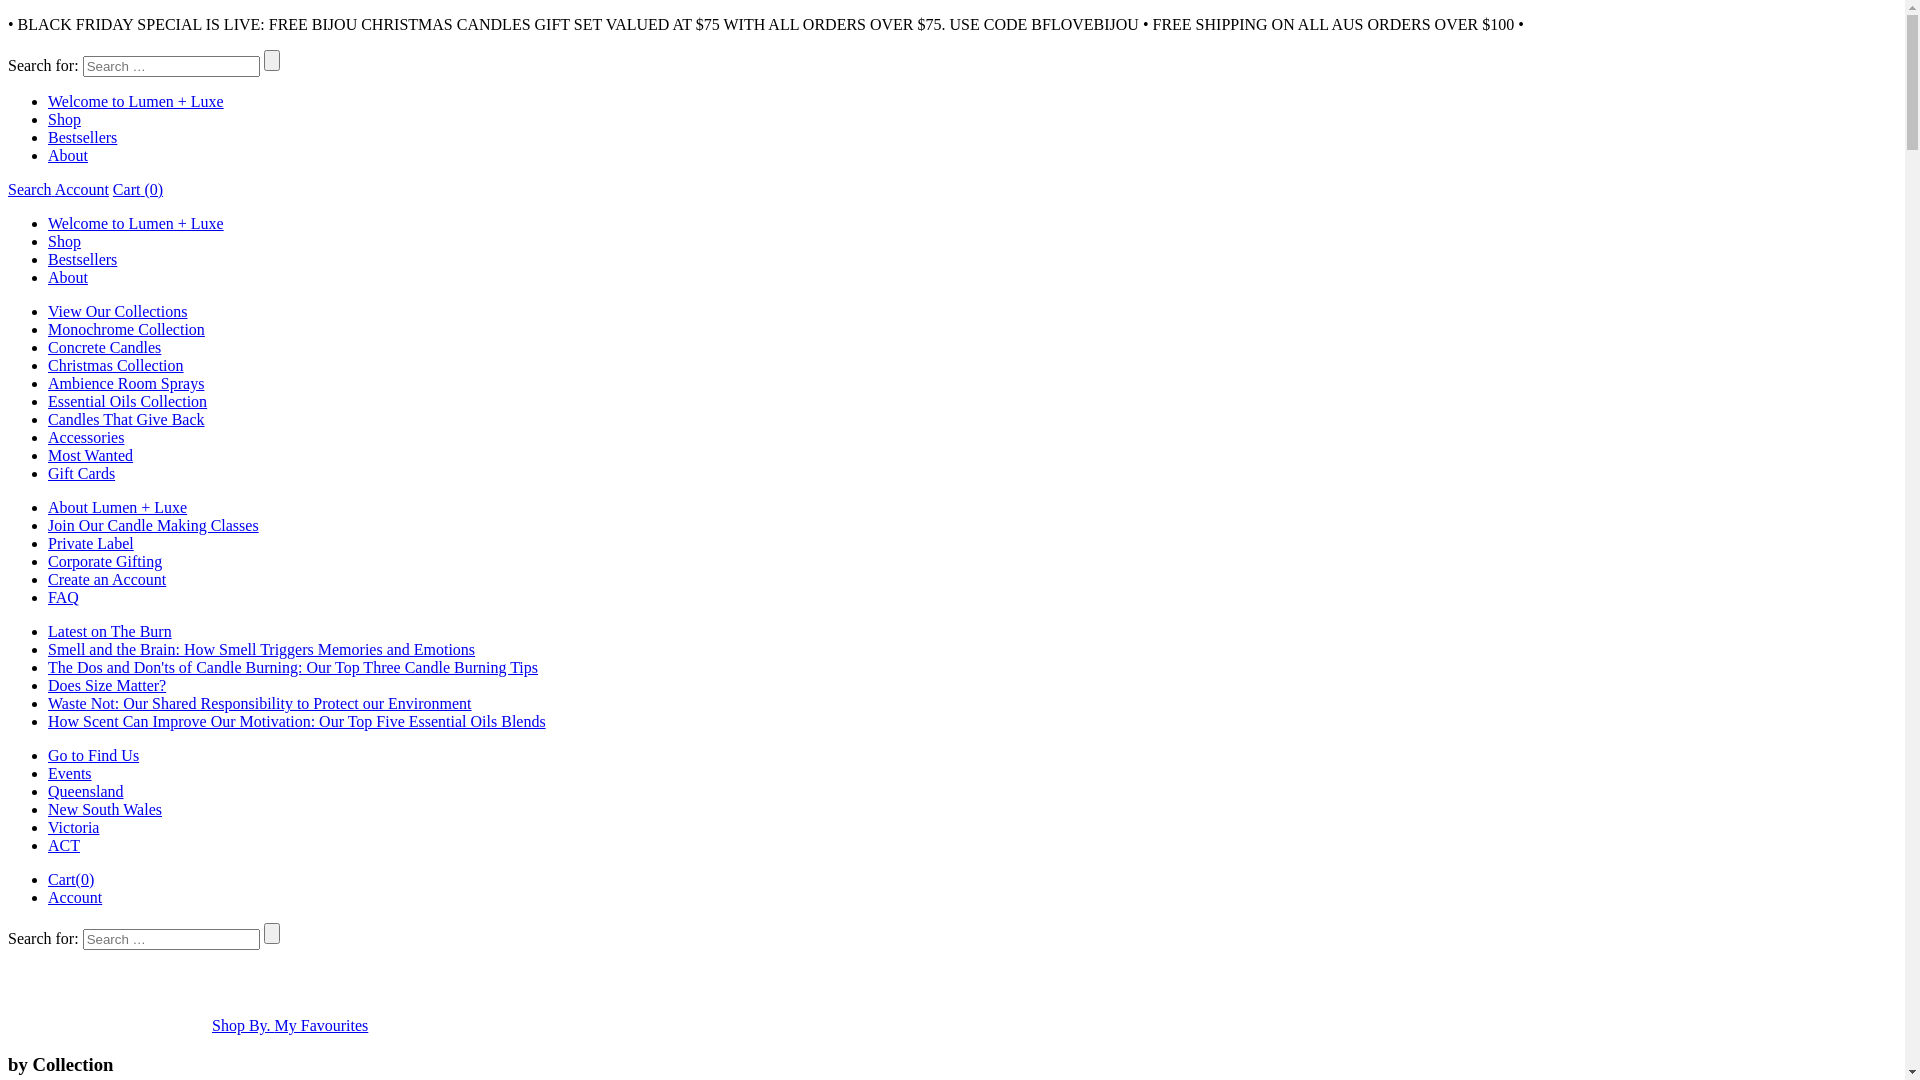 This screenshot has height=1080, width=1920. What do you see at coordinates (171, 939) in the screenshot?
I see `'Search for:'` at bounding box center [171, 939].